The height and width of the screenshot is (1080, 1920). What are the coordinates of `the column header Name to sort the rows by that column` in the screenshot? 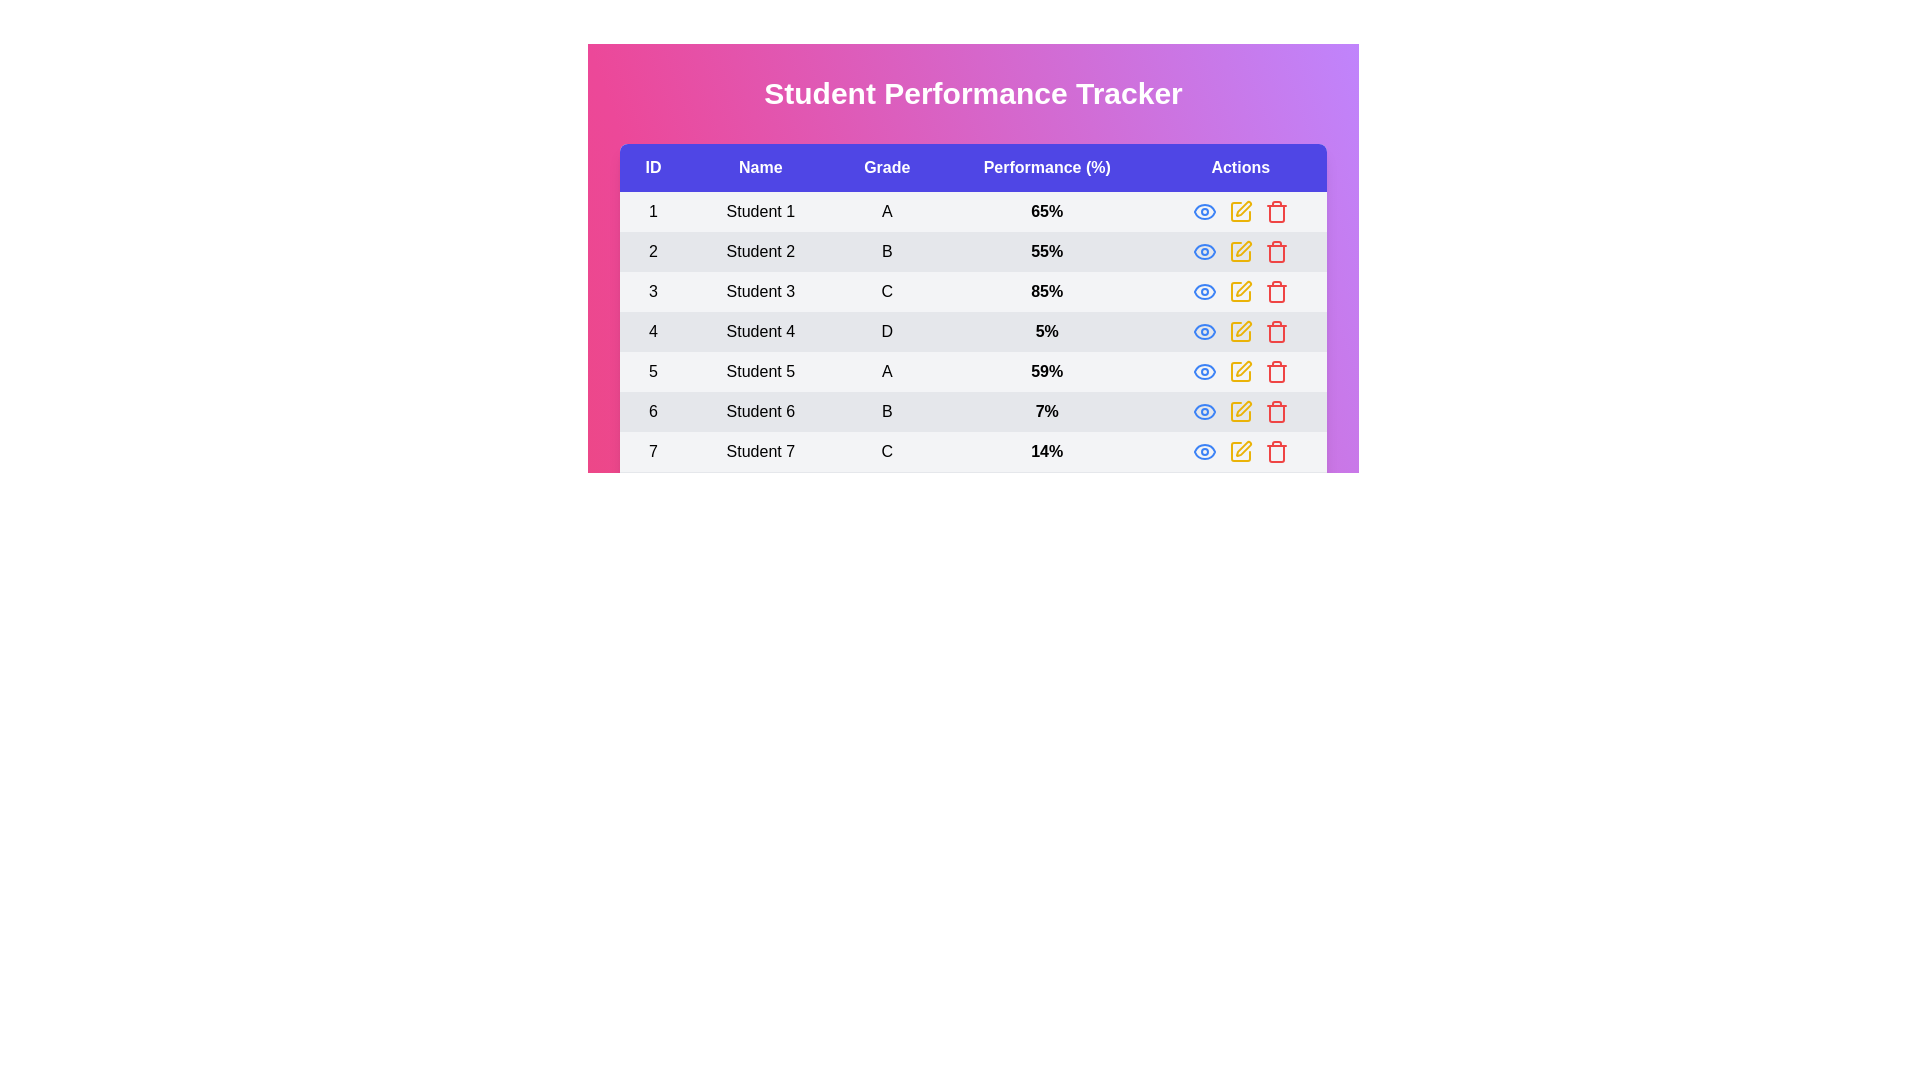 It's located at (759, 167).